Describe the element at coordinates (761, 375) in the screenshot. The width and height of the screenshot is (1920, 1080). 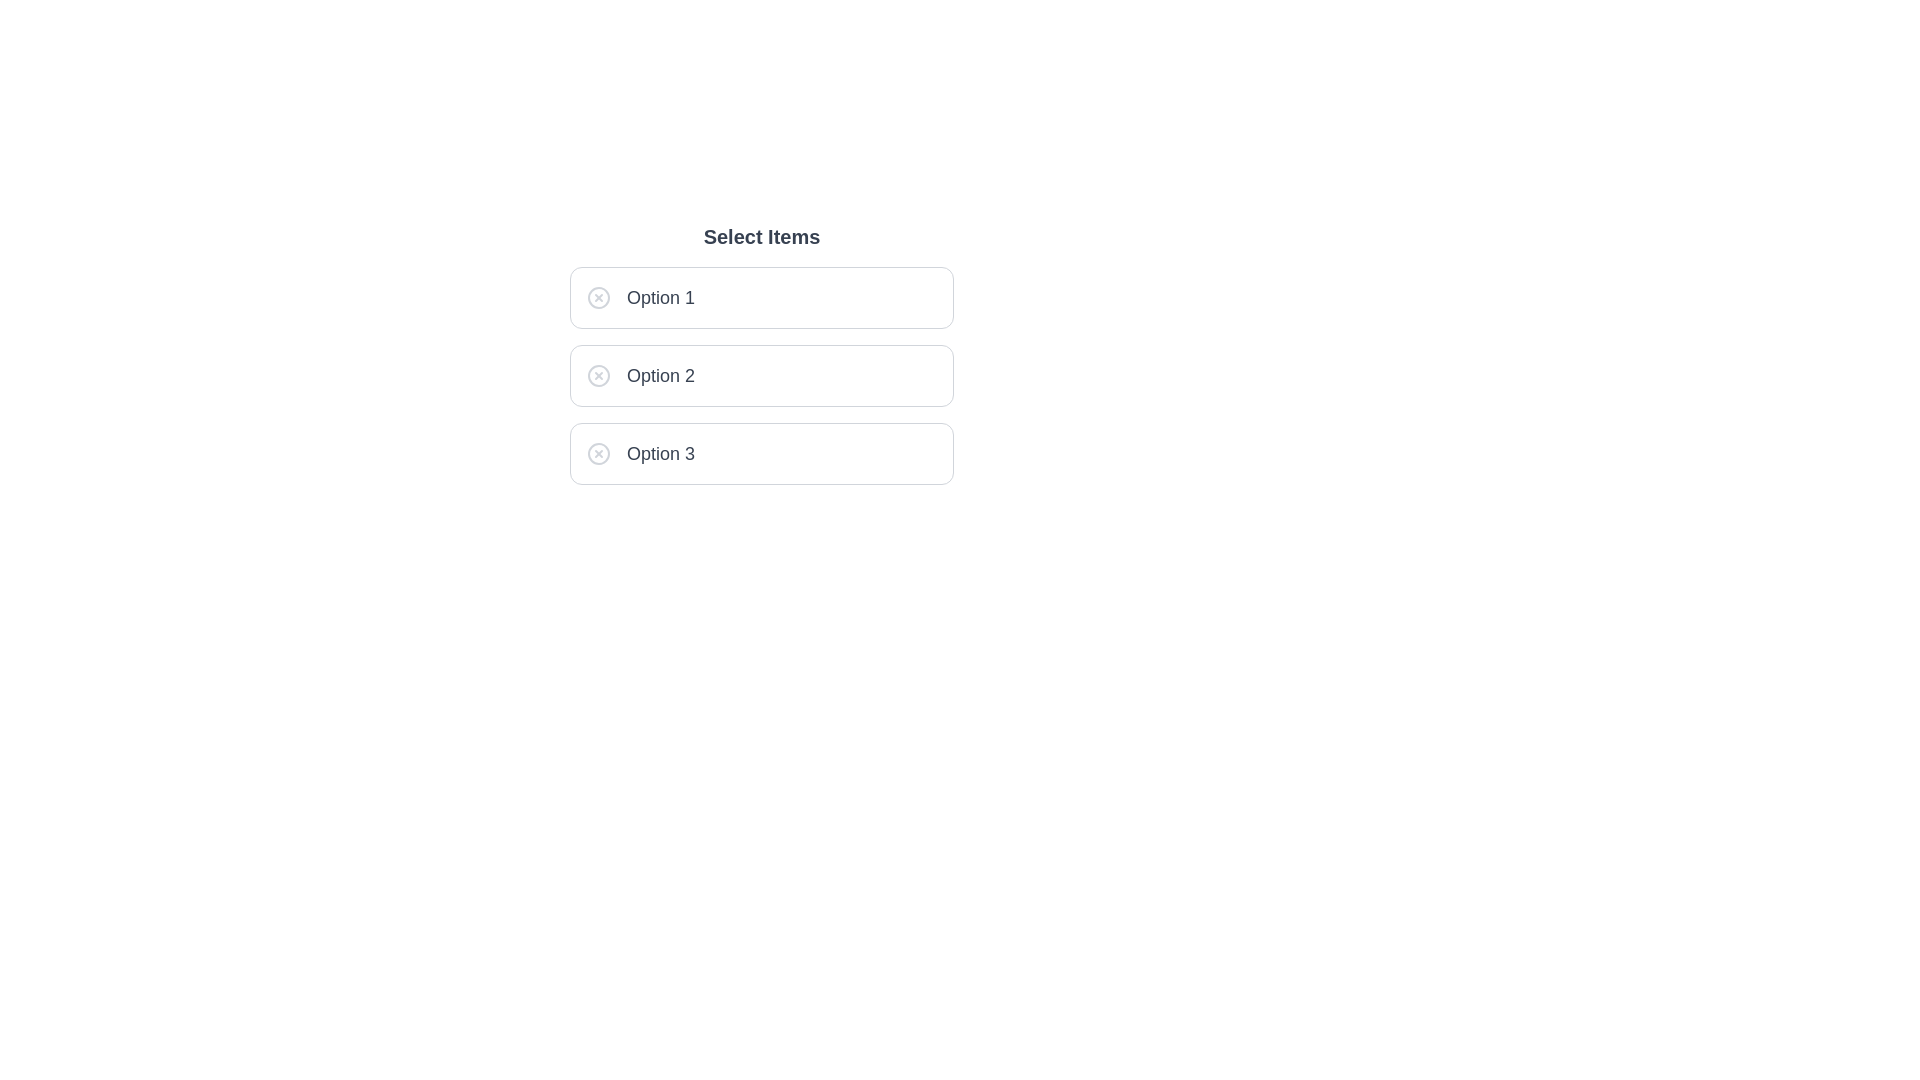
I see `the 'Option 2' button, which is a rectangular button with a white background and rounded corners, located below the title 'Select Items'` at that location.